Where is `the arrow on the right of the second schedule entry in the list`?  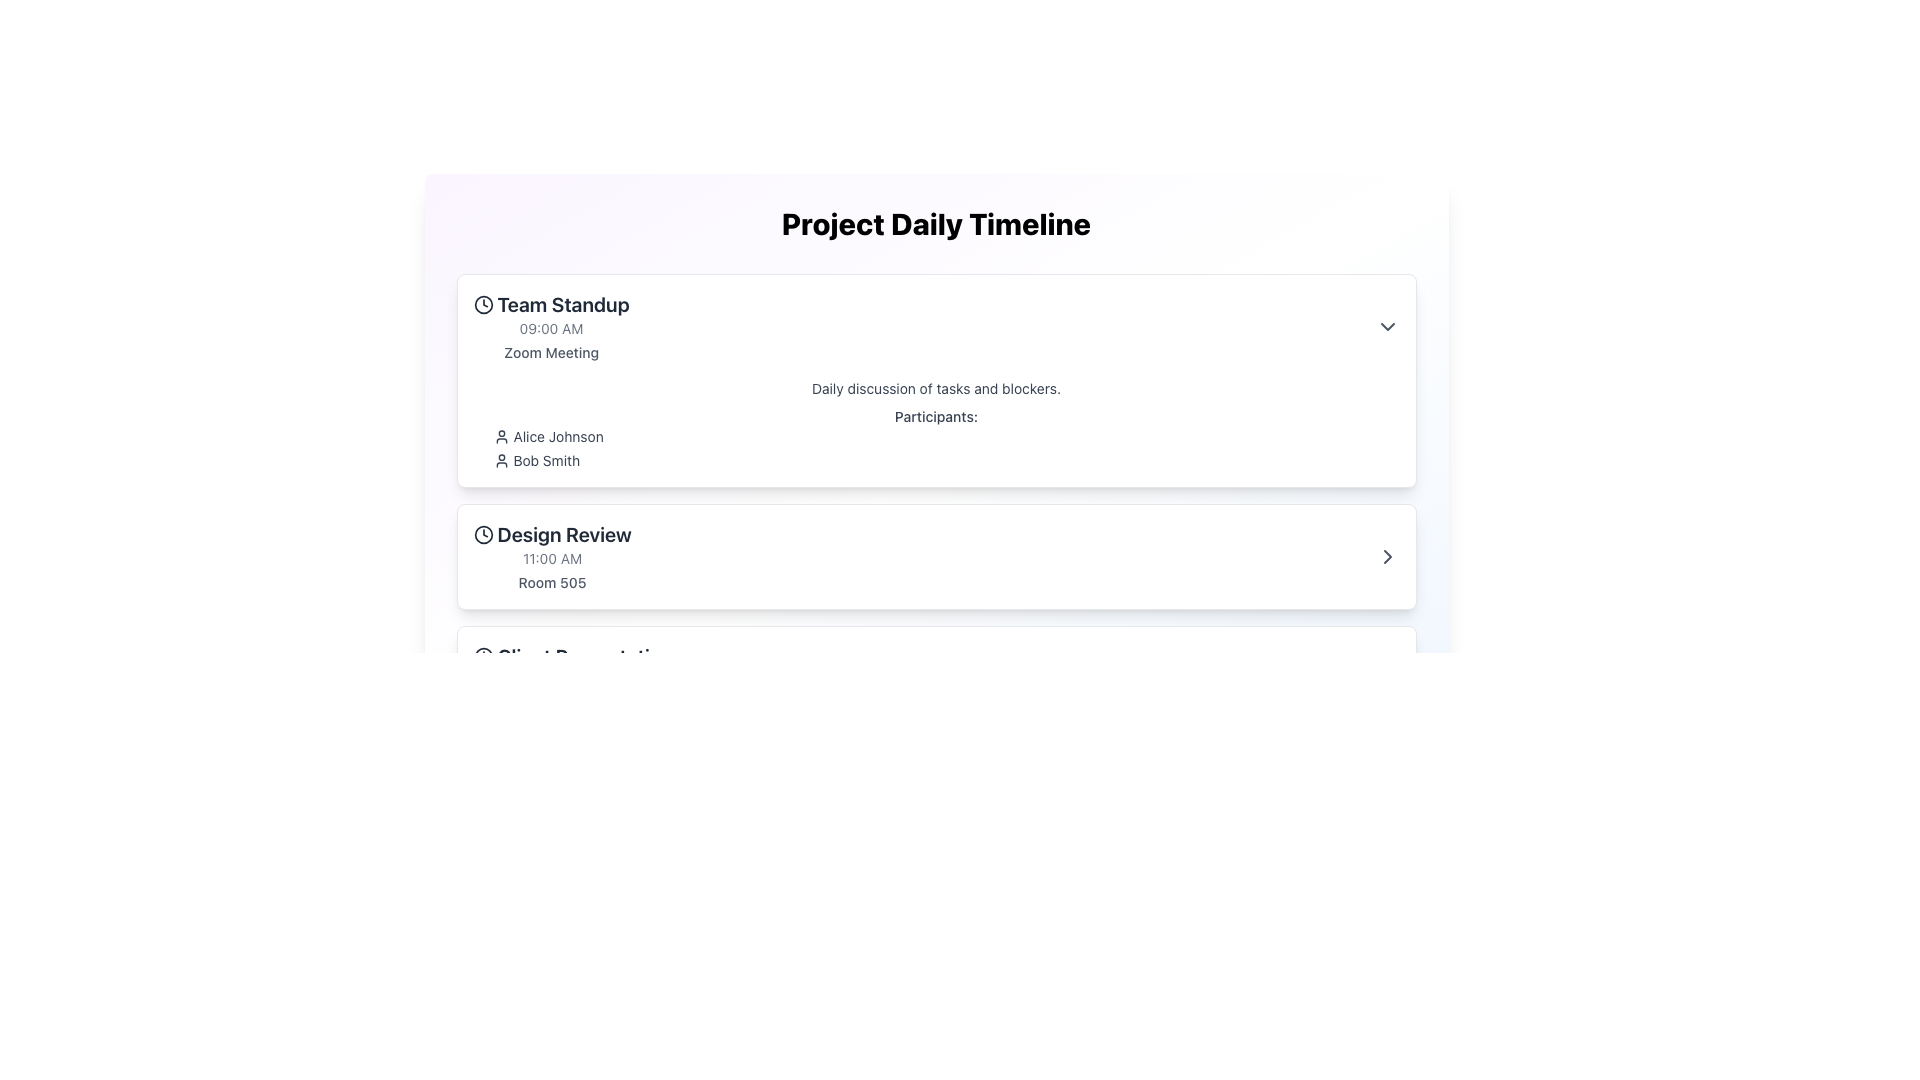 the arrow on the right of the second schedule entry in the list is located at coordinates (935, 556).